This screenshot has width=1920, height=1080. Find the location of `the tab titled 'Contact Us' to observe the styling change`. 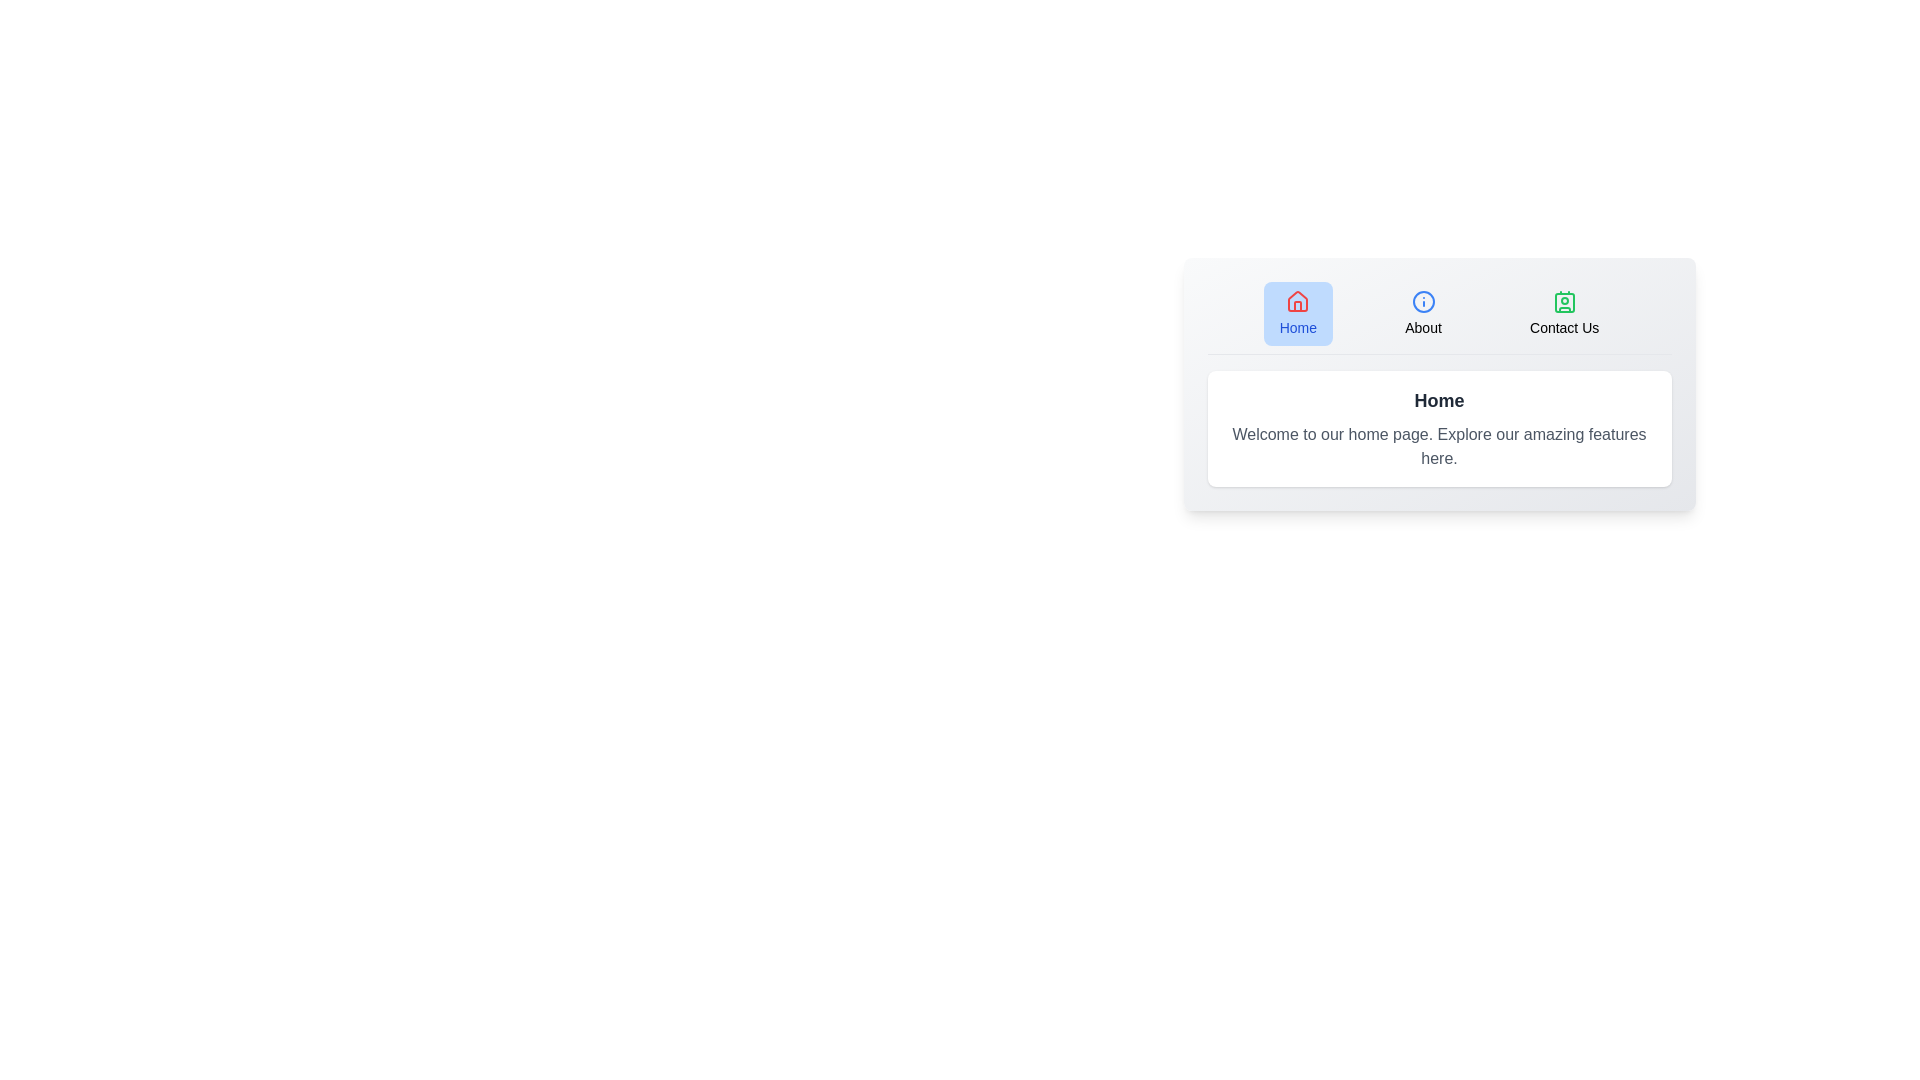

the tab titled 'Contact Us' to observe the styling change is located at coordinates (1563, 313).